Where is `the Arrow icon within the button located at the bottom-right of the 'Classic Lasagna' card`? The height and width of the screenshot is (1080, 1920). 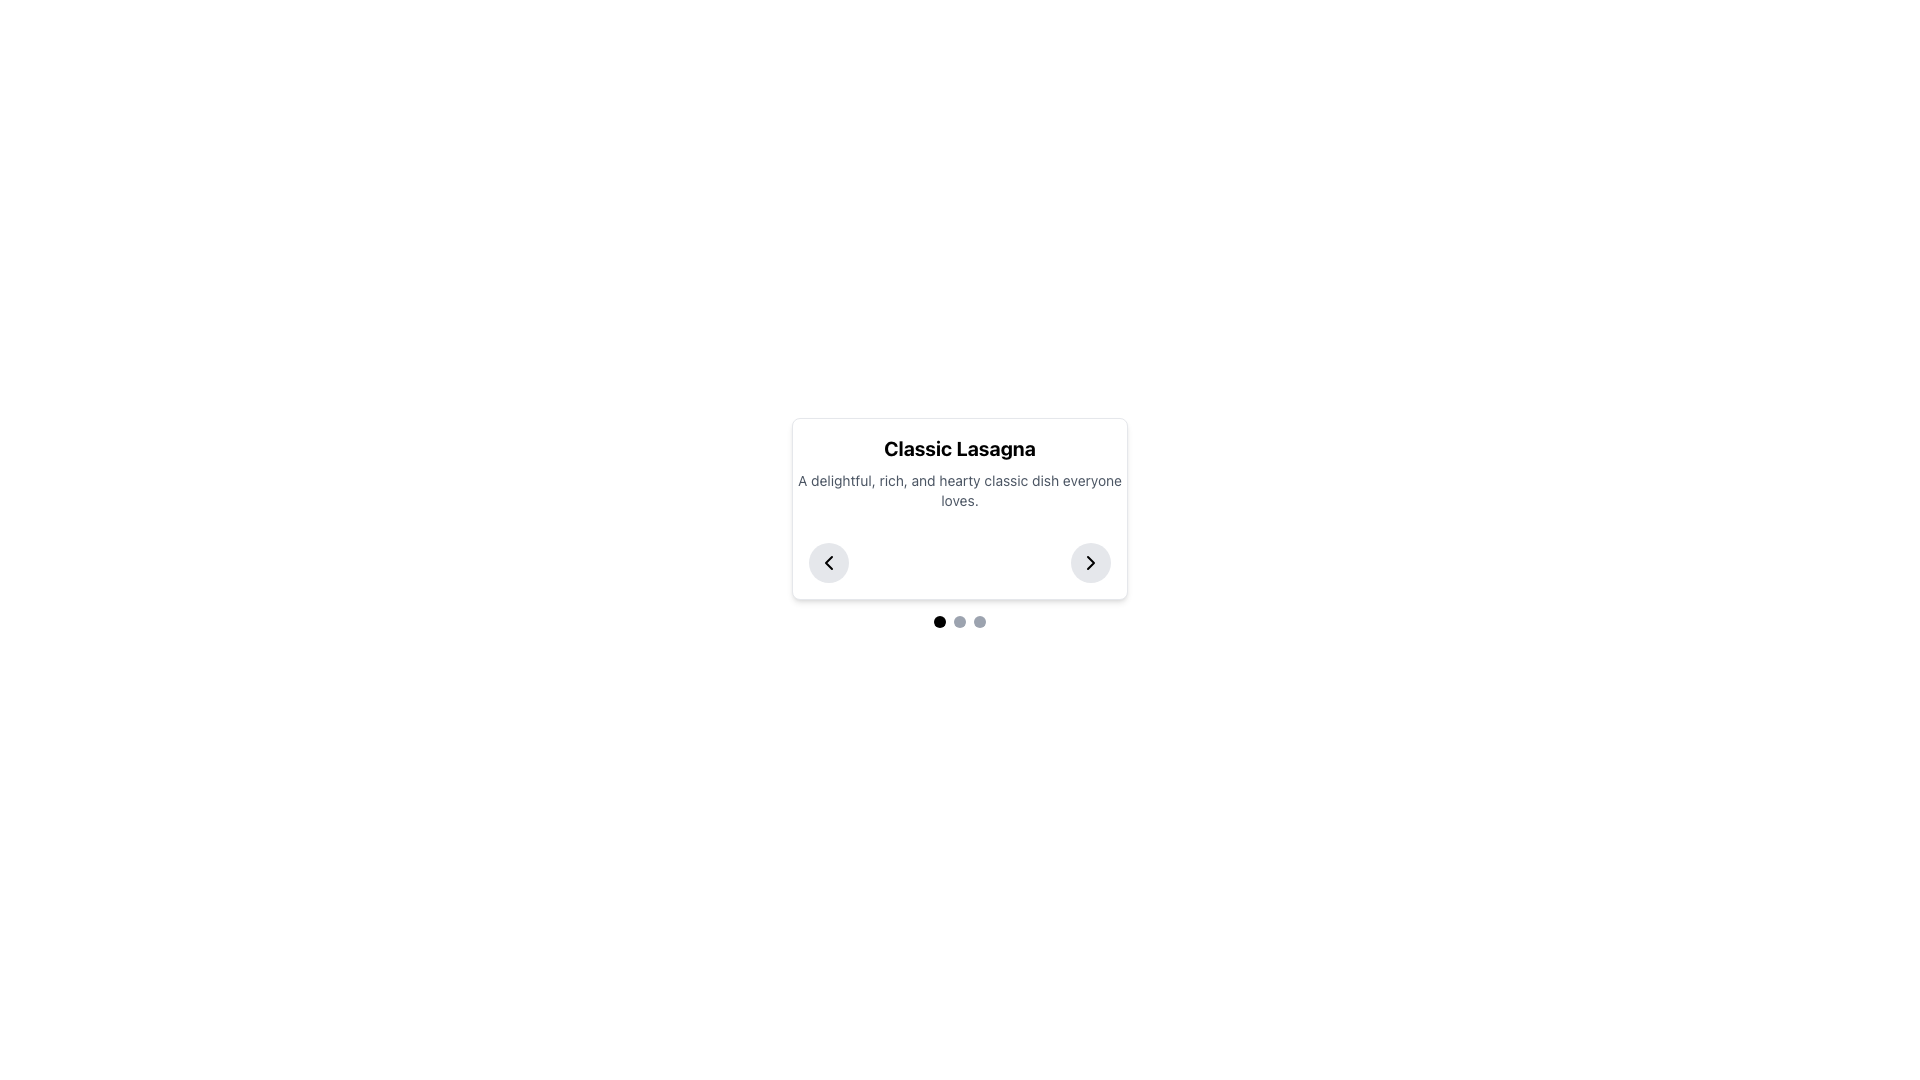
the Arrow icon within the button located at the bottom-right of the 'Classic Lasagna' card is located at coordinates (1089, 563).